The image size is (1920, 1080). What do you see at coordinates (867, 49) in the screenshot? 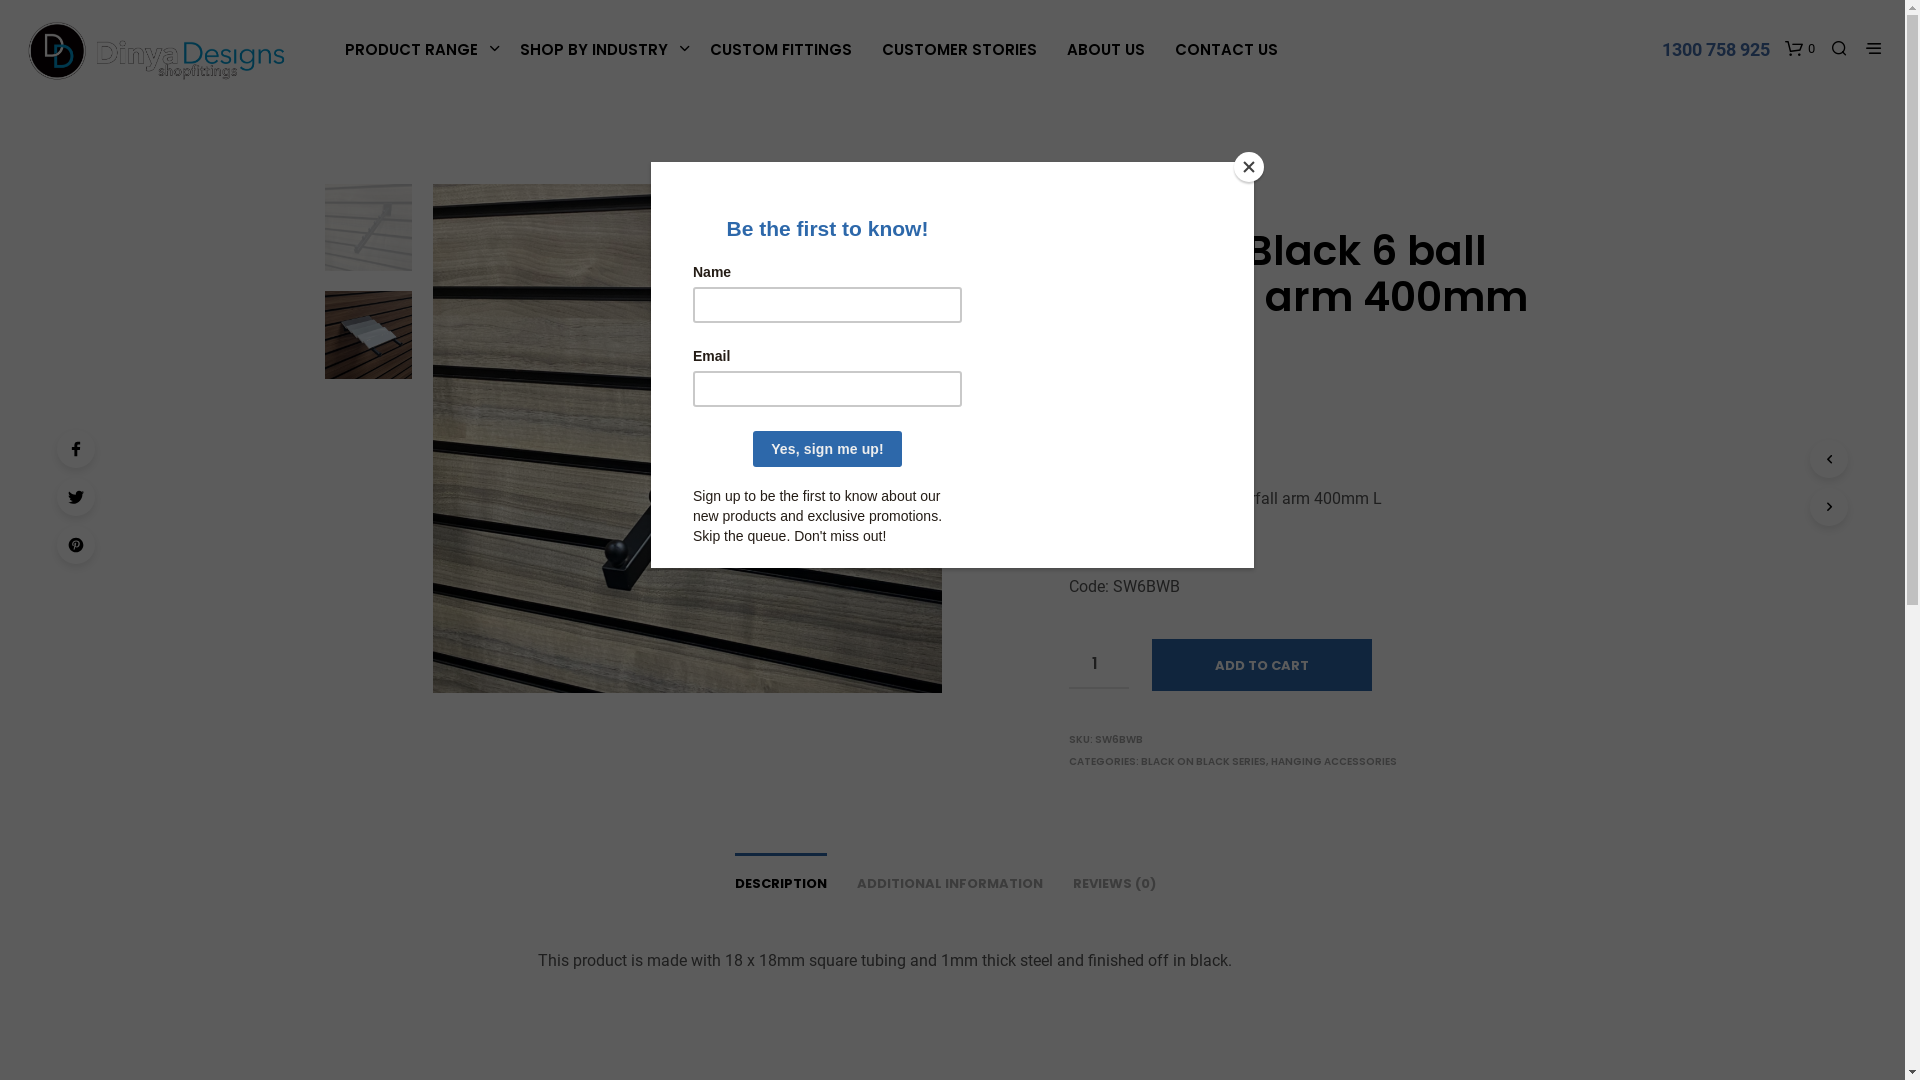
I see `'CUSTOMER STORIES'` at bounding box center [867, 49].